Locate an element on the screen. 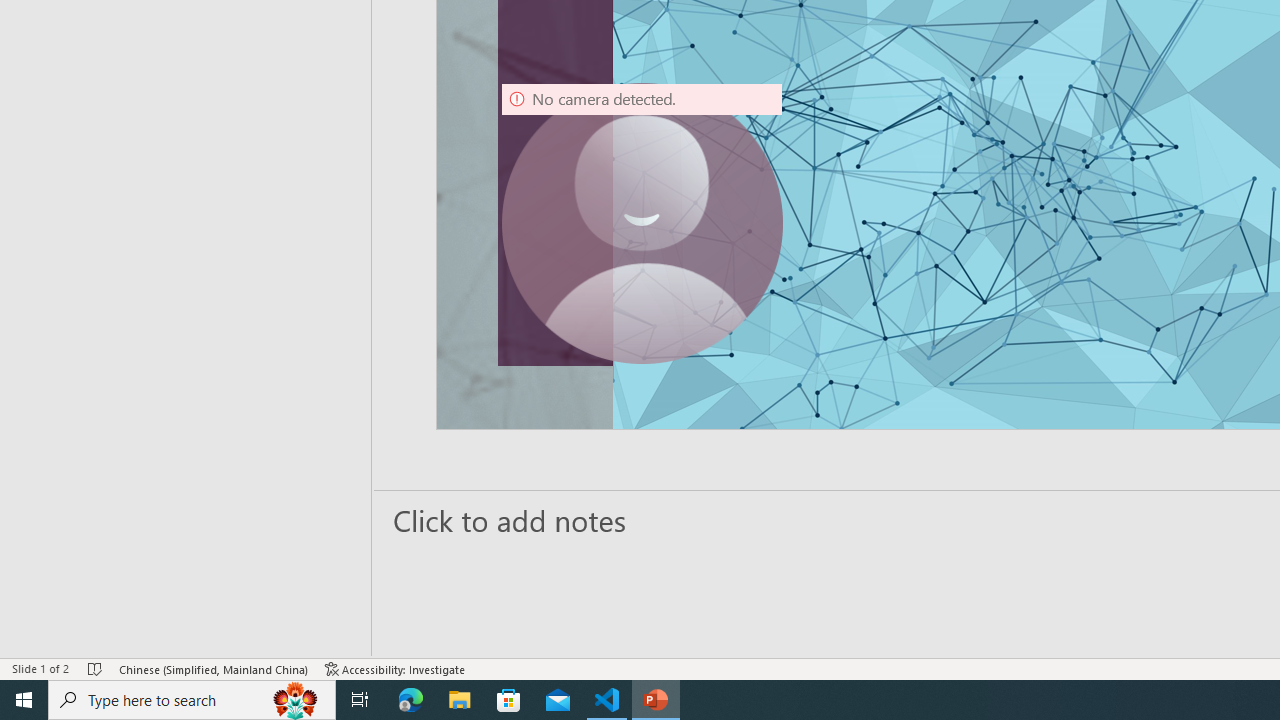  'Spell Check No Errors' is located at coordinates (95, 669).